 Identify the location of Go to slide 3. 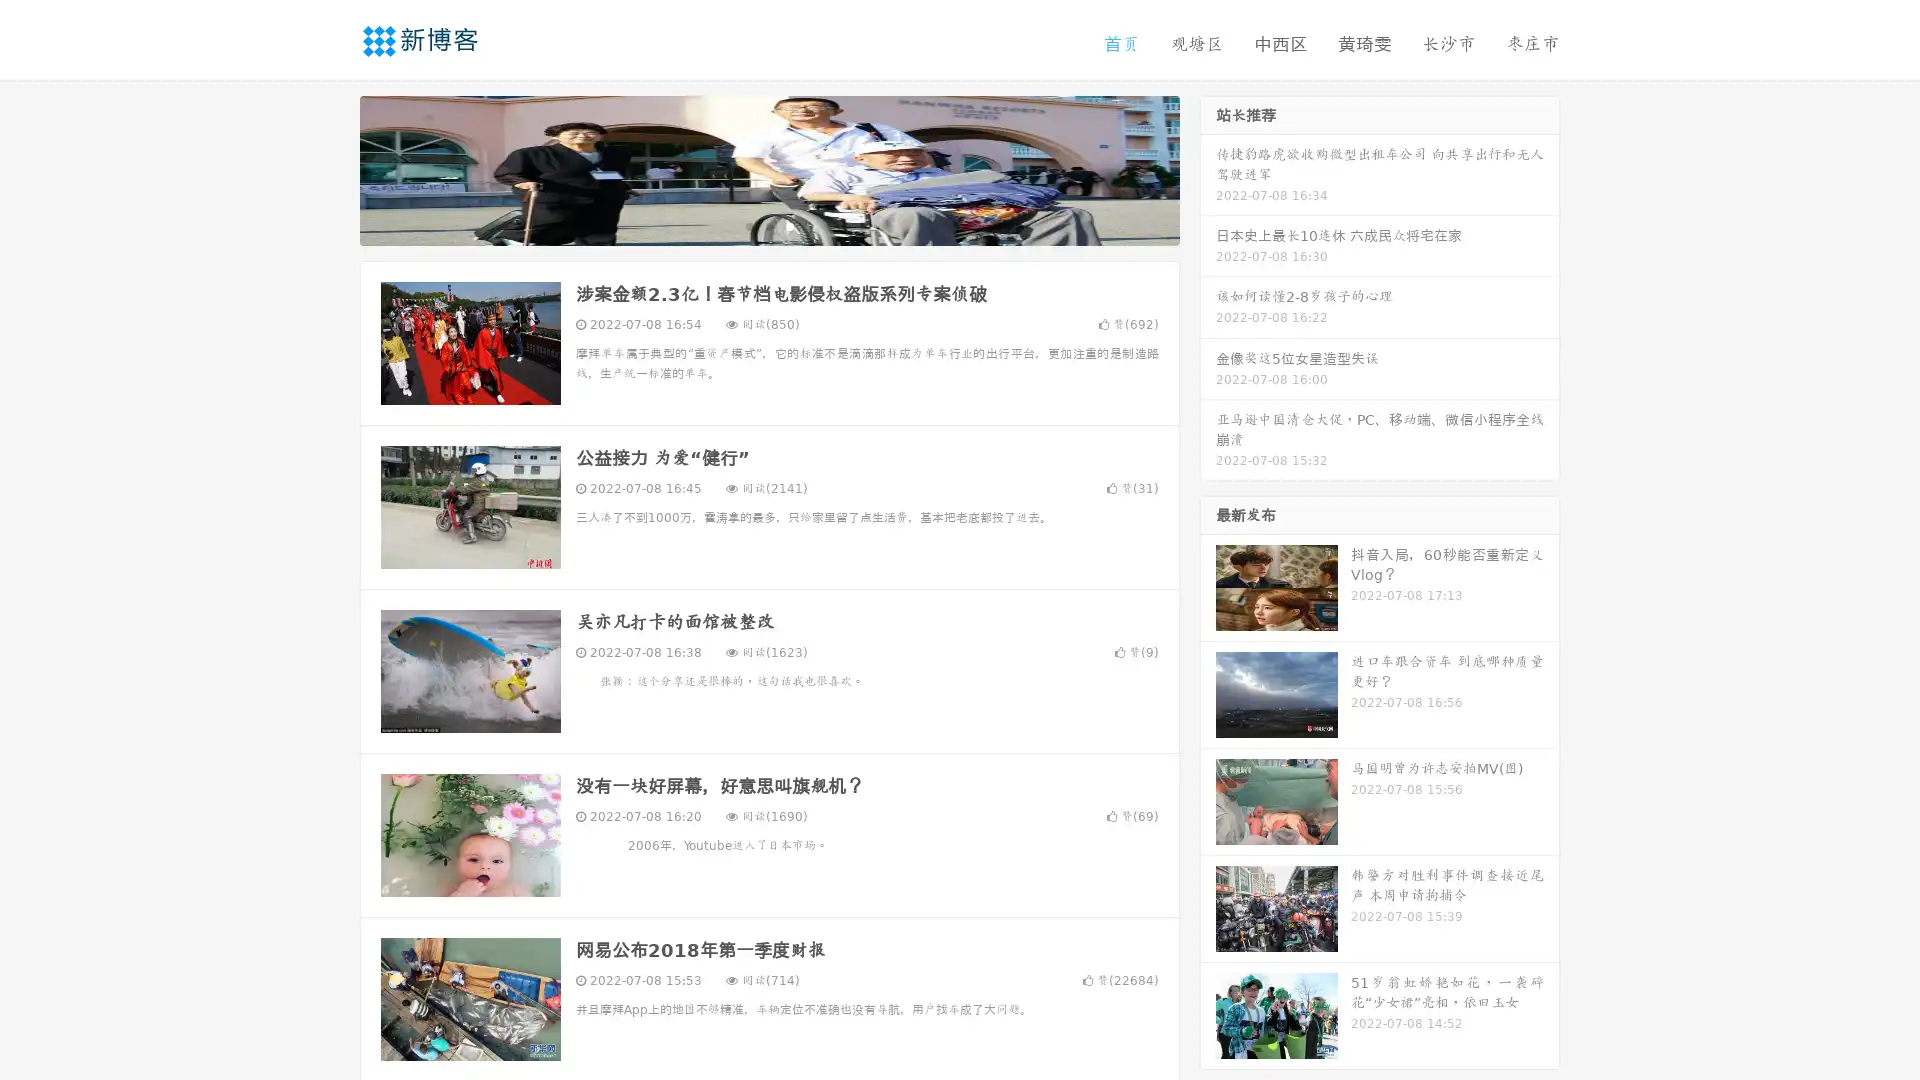
(789, 225).